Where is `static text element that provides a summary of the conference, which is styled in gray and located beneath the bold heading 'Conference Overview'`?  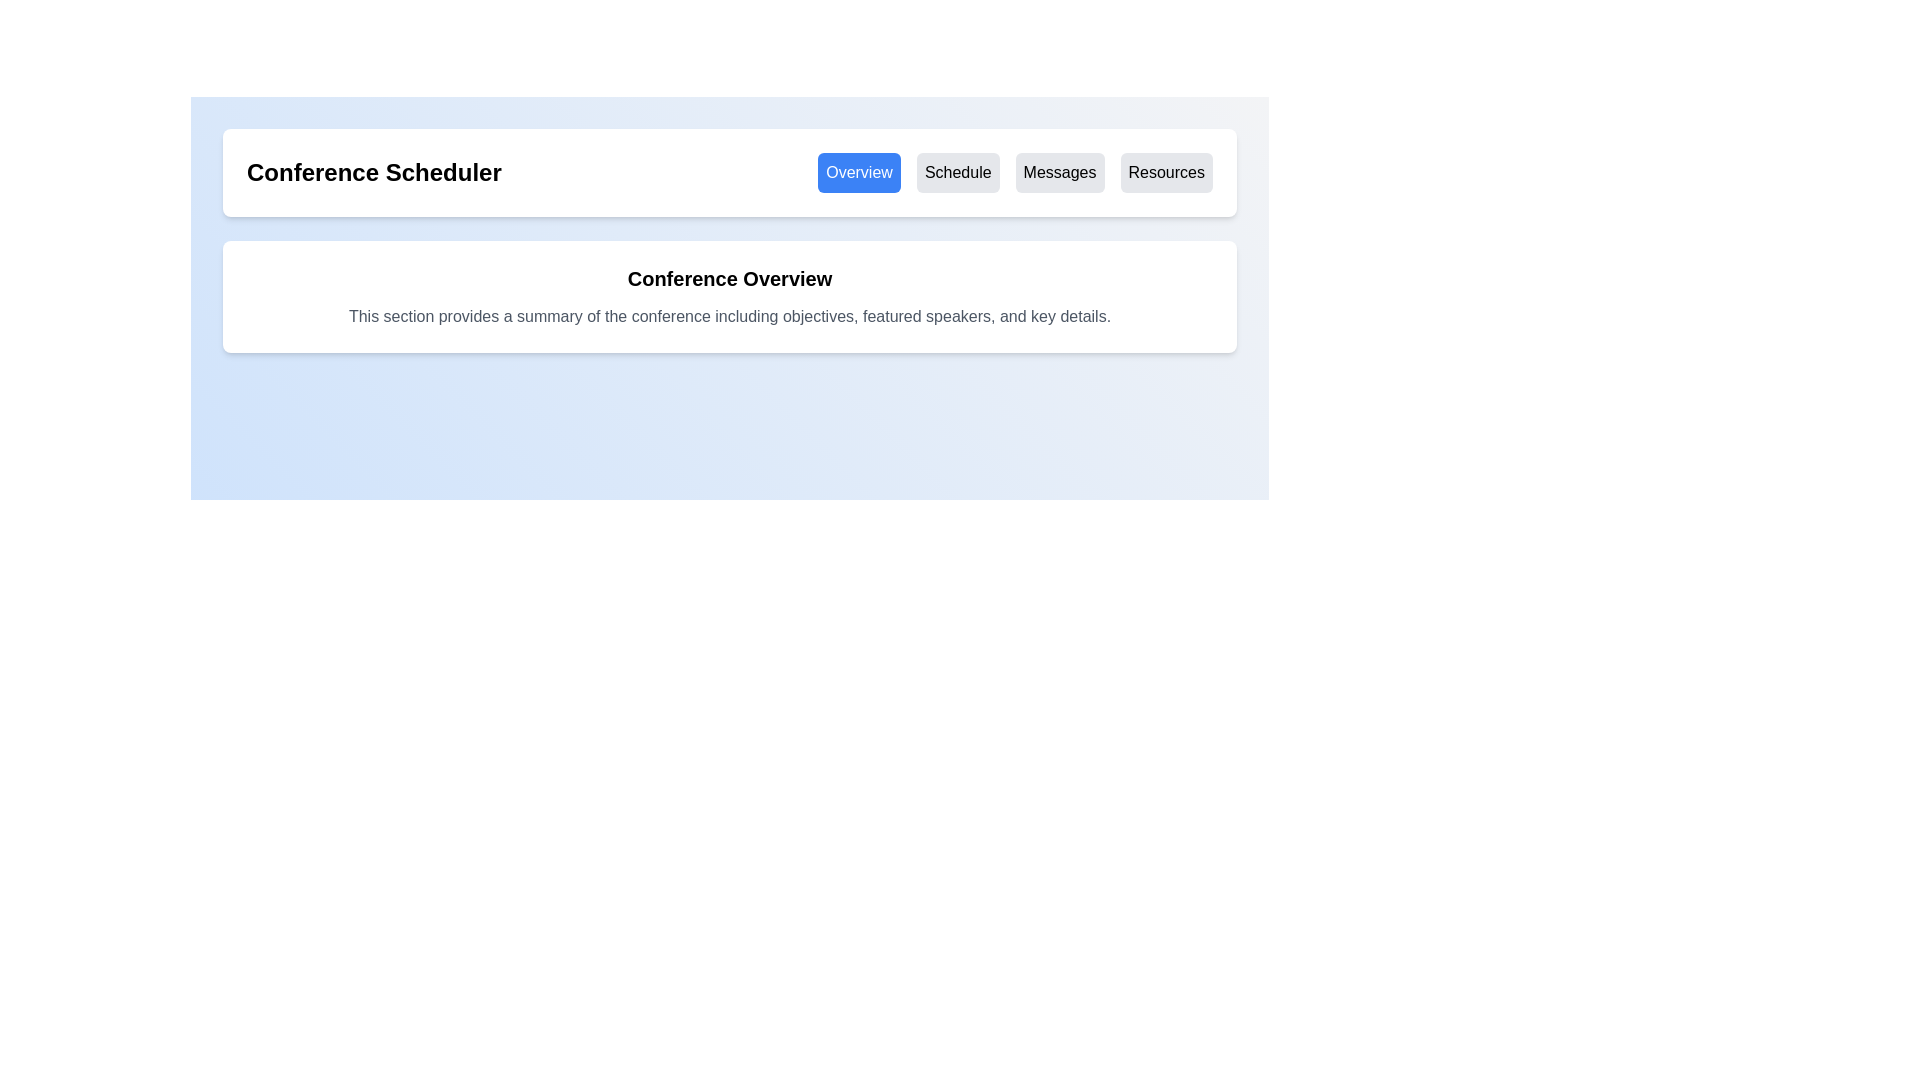
static text element that provides a summary of the conference, which is styled in gray and located beneath the bold heading 'Conference Overview' is located at coordinates (728, 315).